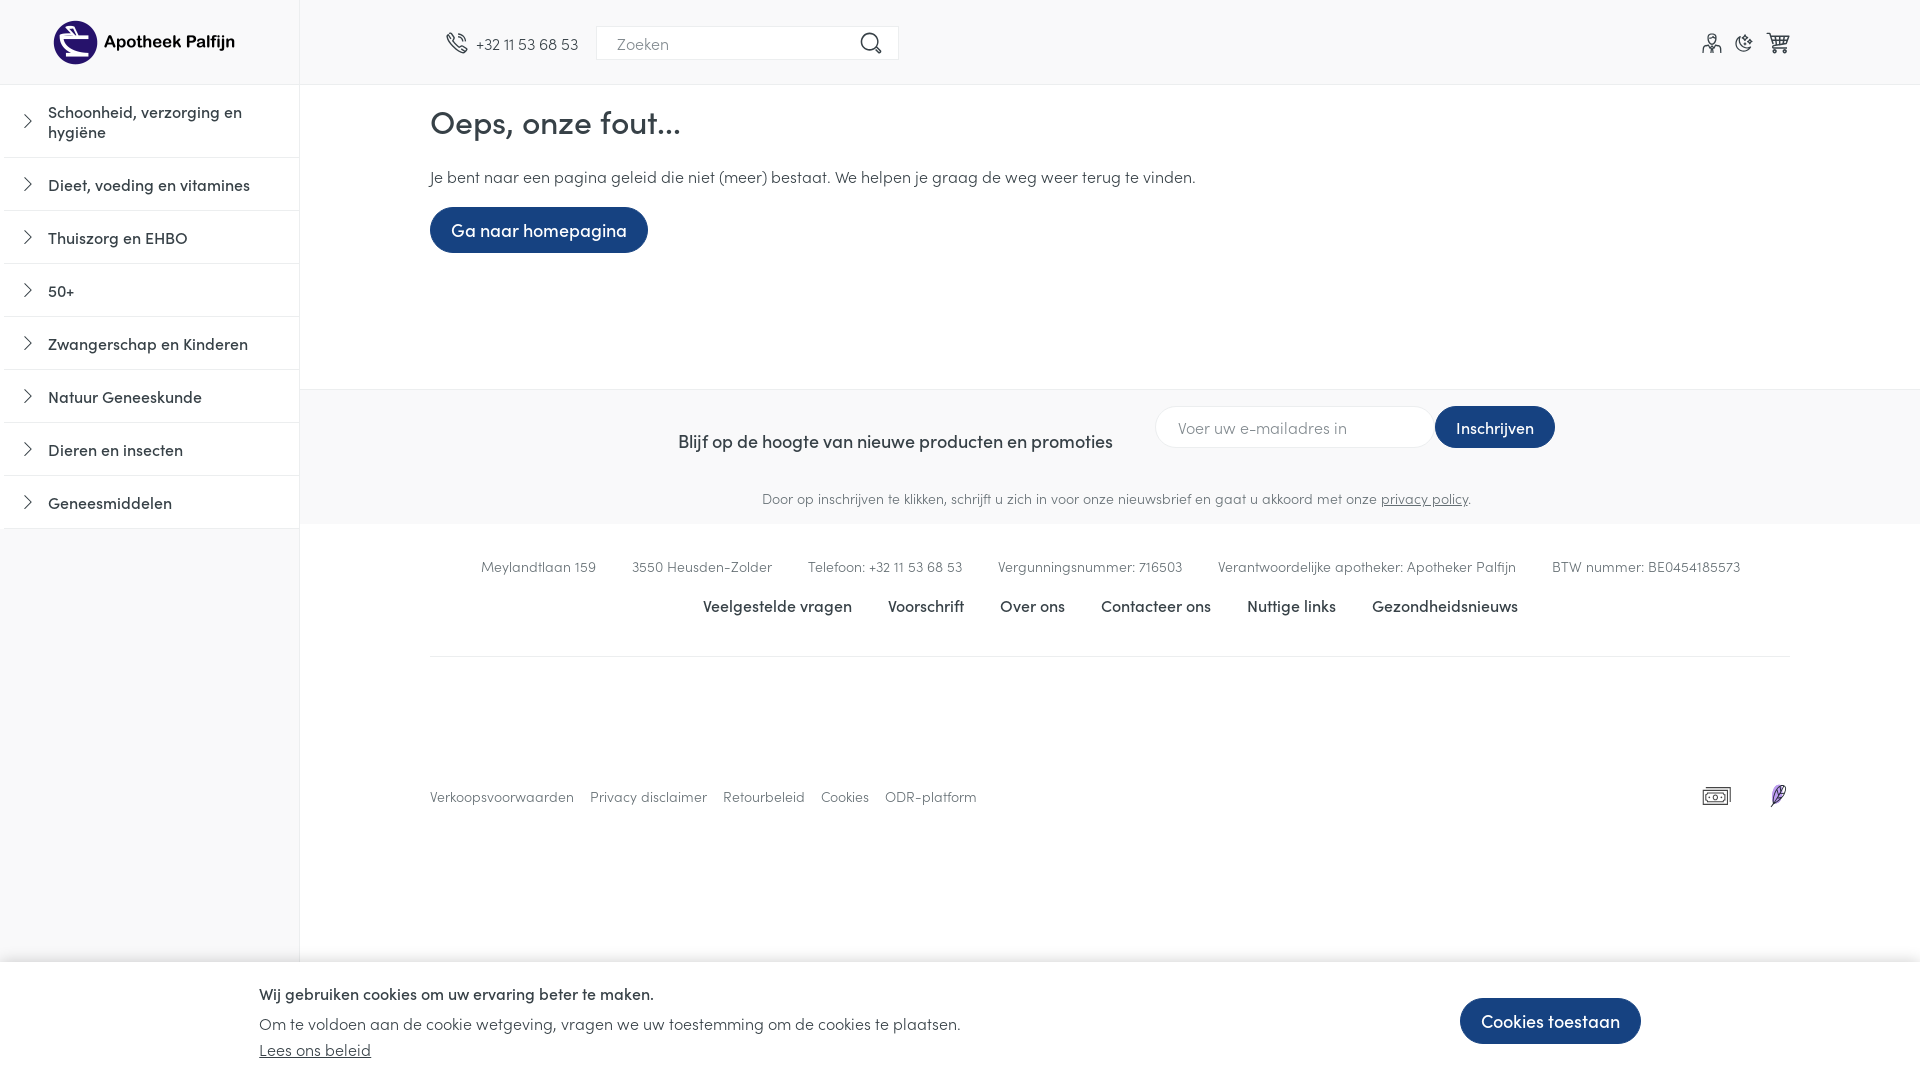 This screenshot has height=1080, width=1920. What do you see at coordinates (148, 41) in the screenshot?
I see `'Apotheek Palfijn'` at bounding box center [148, 41].